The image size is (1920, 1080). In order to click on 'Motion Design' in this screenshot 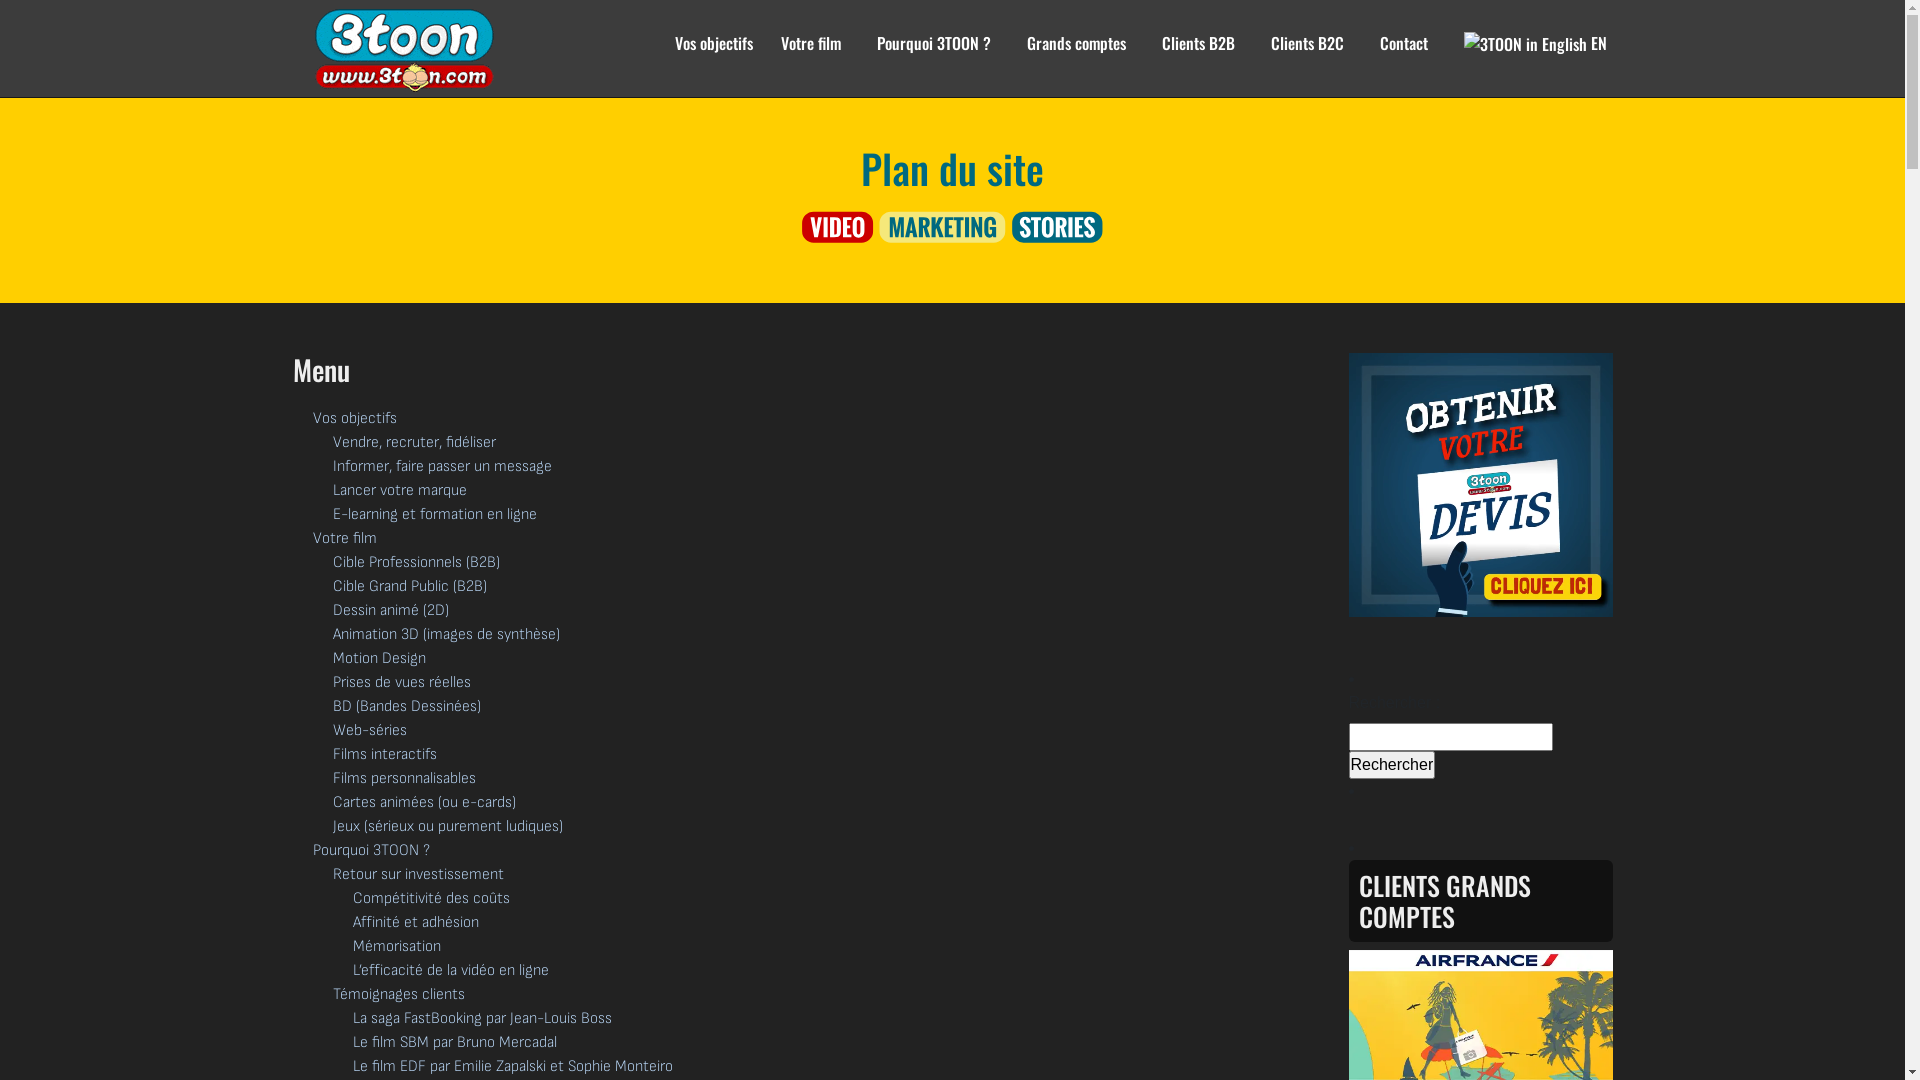, I will do `click(378, 658)`.